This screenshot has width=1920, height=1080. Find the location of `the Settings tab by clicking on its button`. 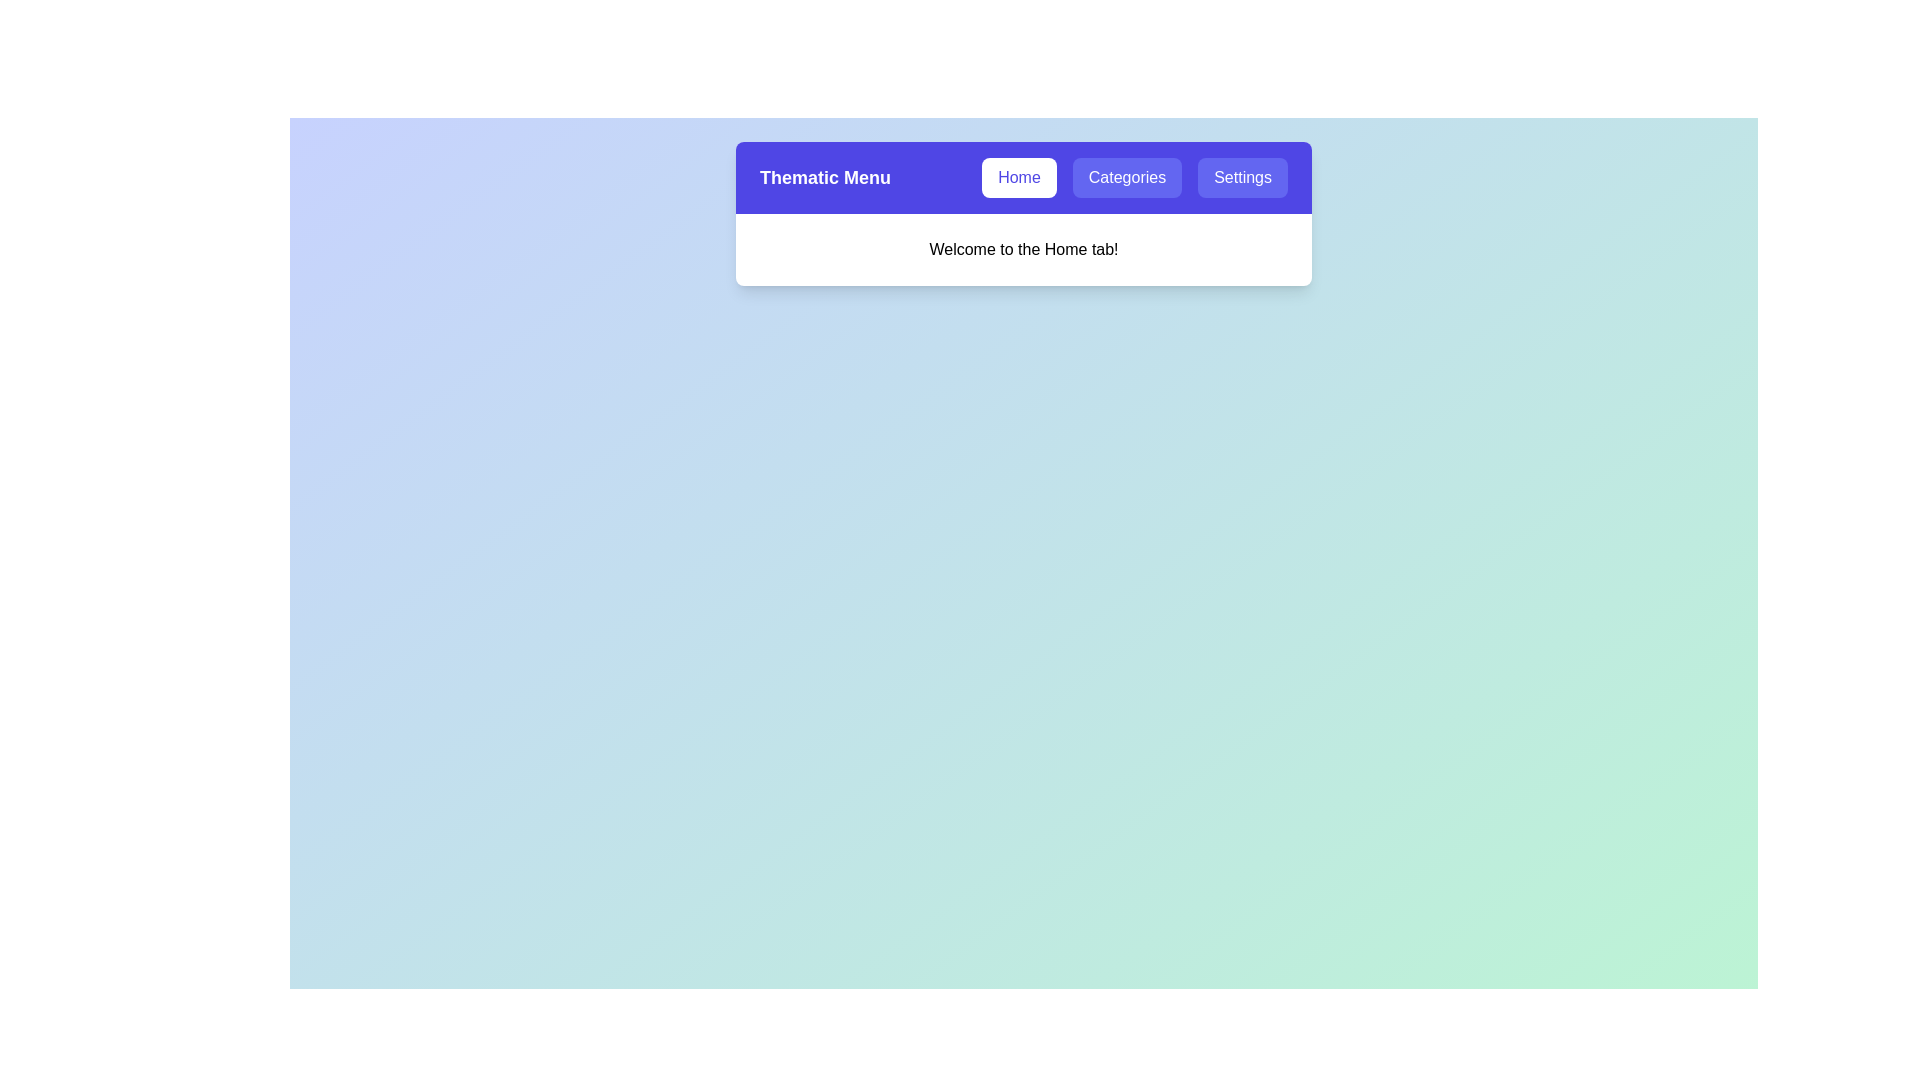

the Settings tab by clicking on its button is located at coordinates (1242, 176).